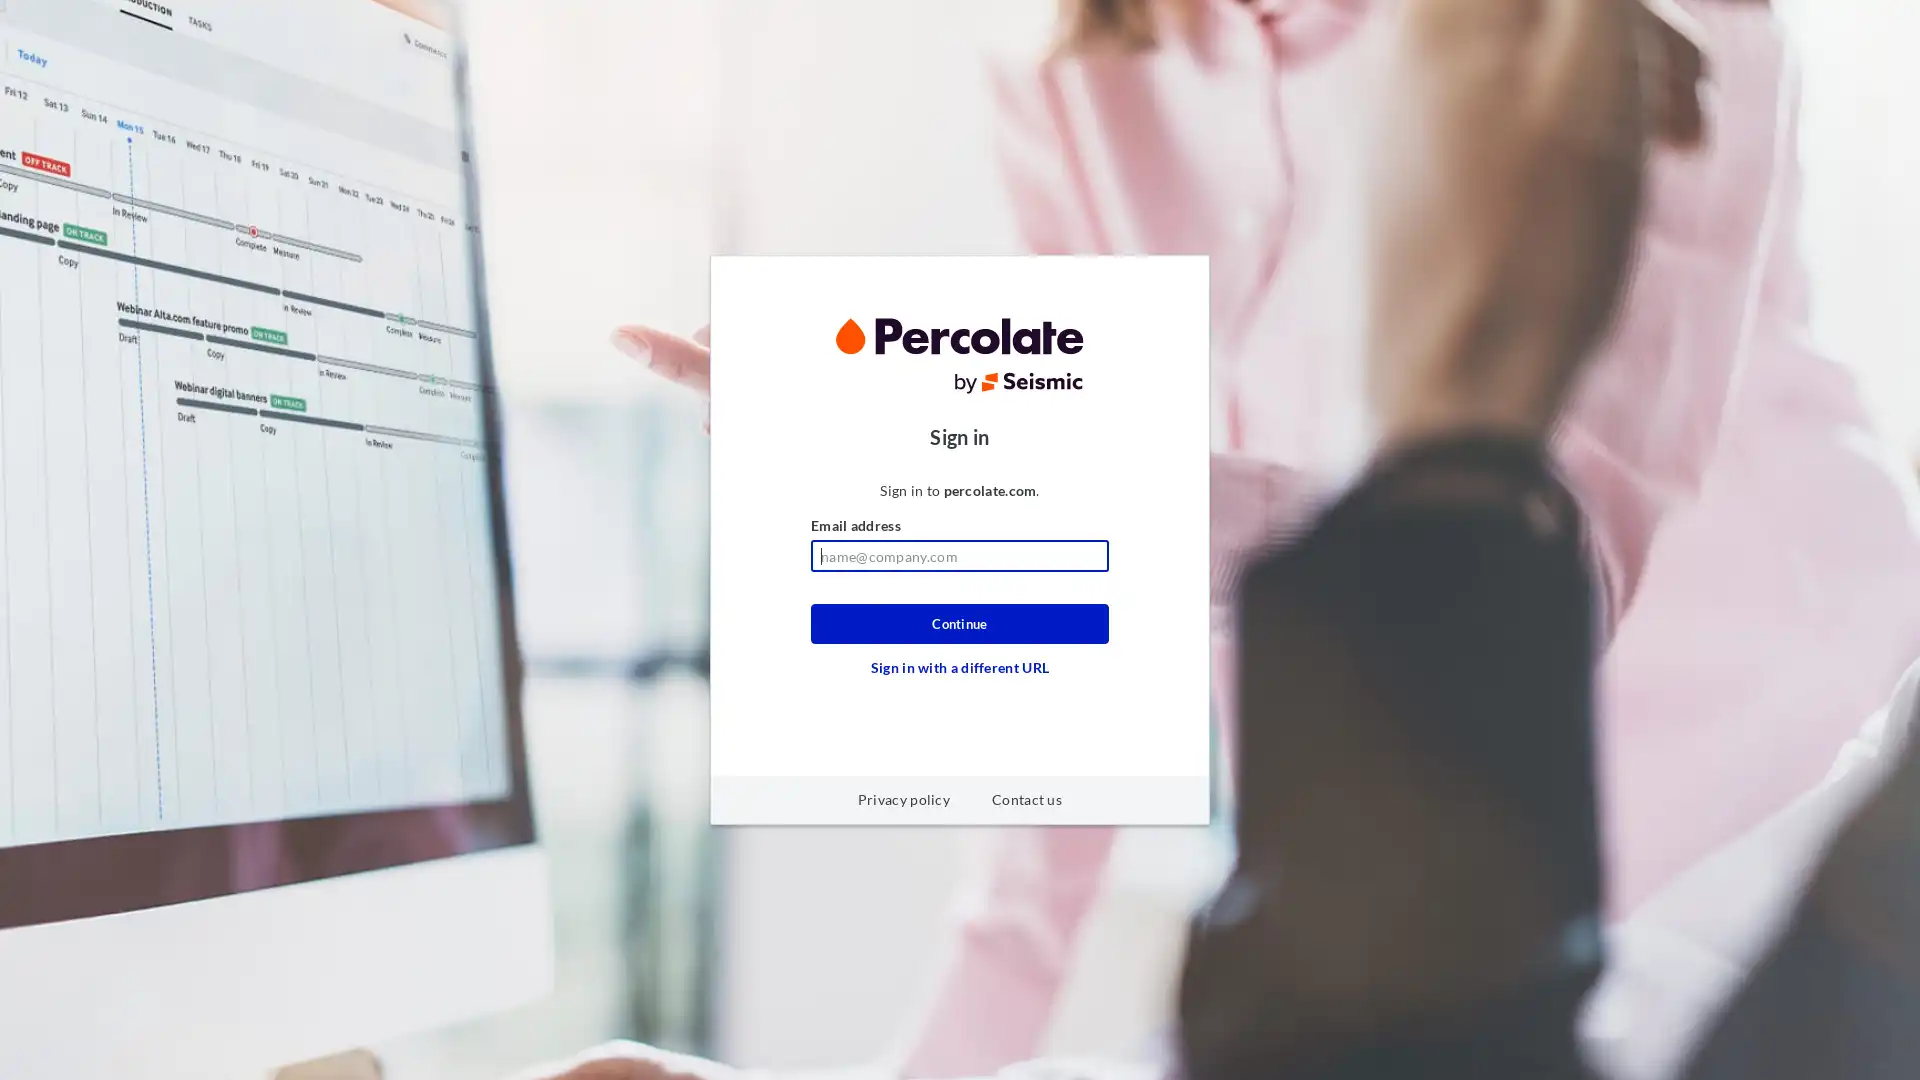 The image size is (1920, 1080). Describe the element at coordinates (960, 623) in the screenshot. I see `Continue` at that location.